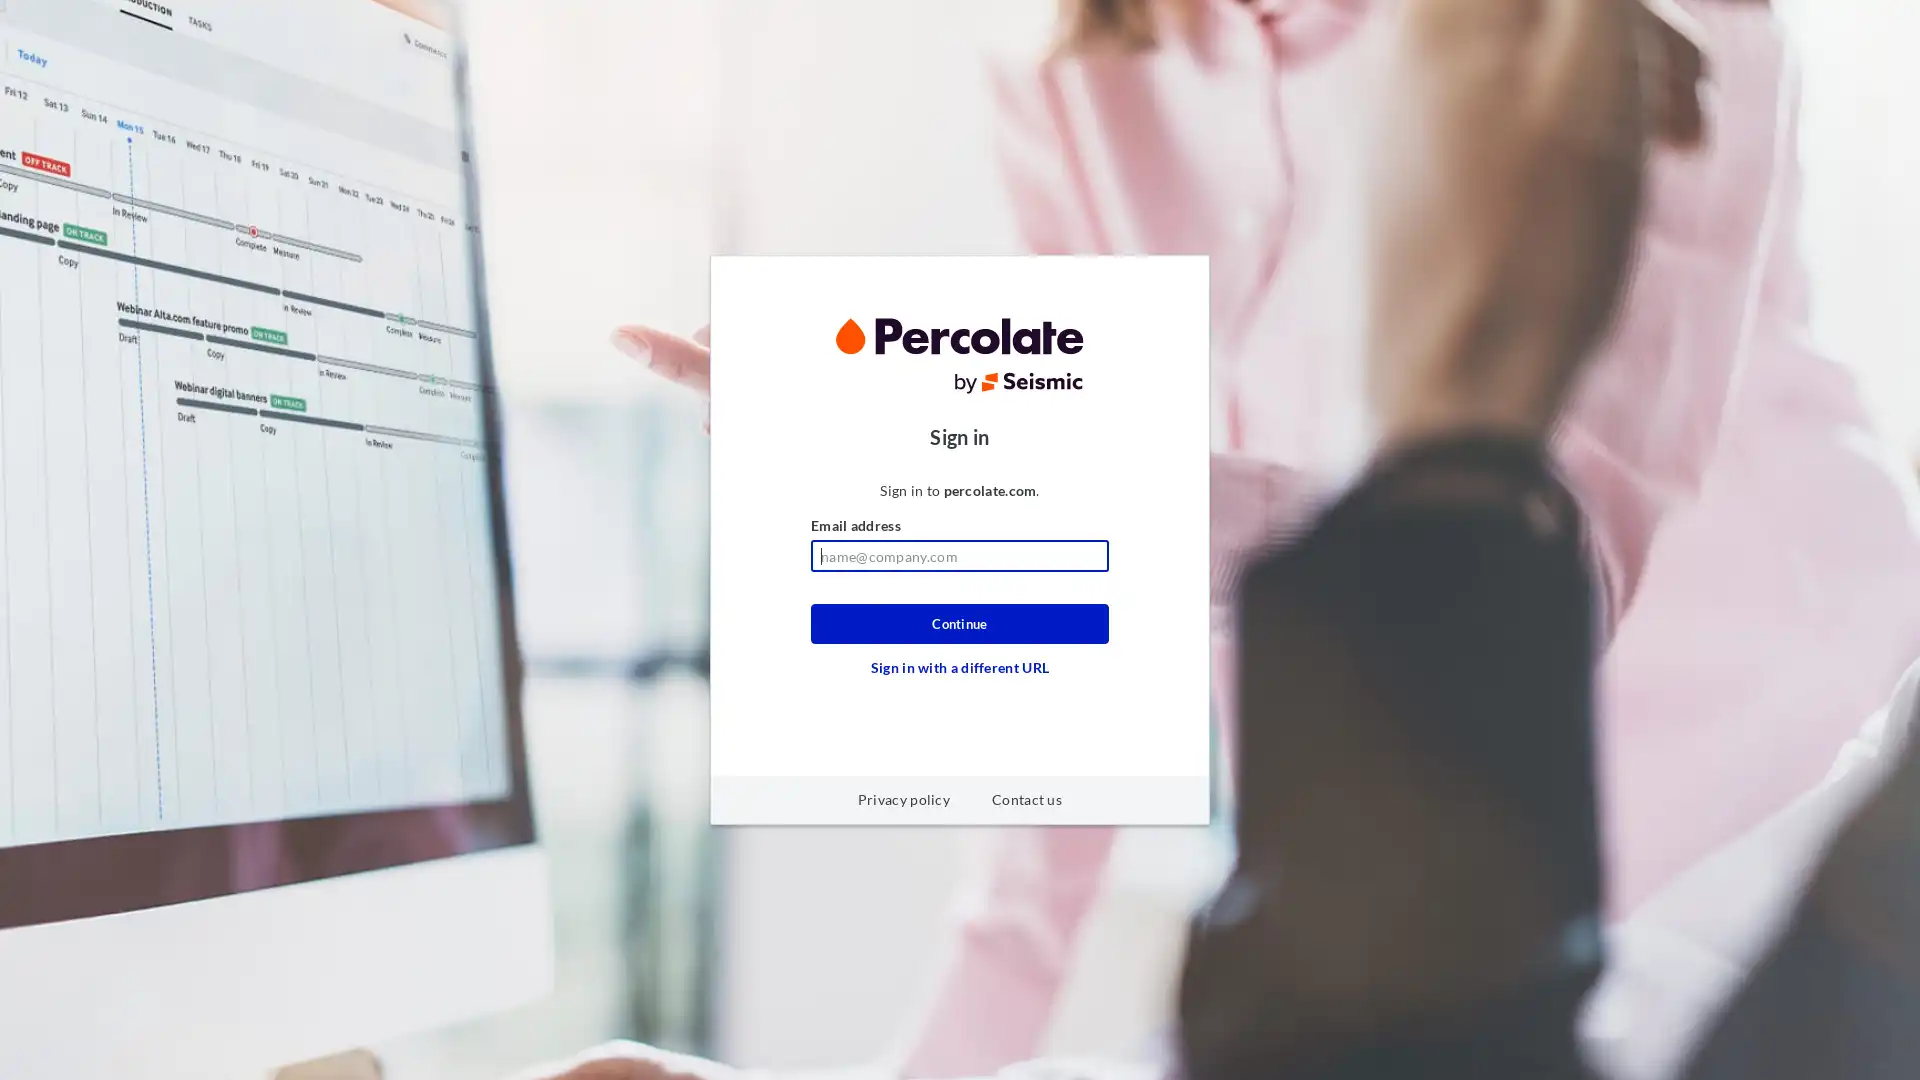 The image size is (1920, 1080). Describe the element at coordinates (960, 623) in the screenshot. I see `Continue` at that location.